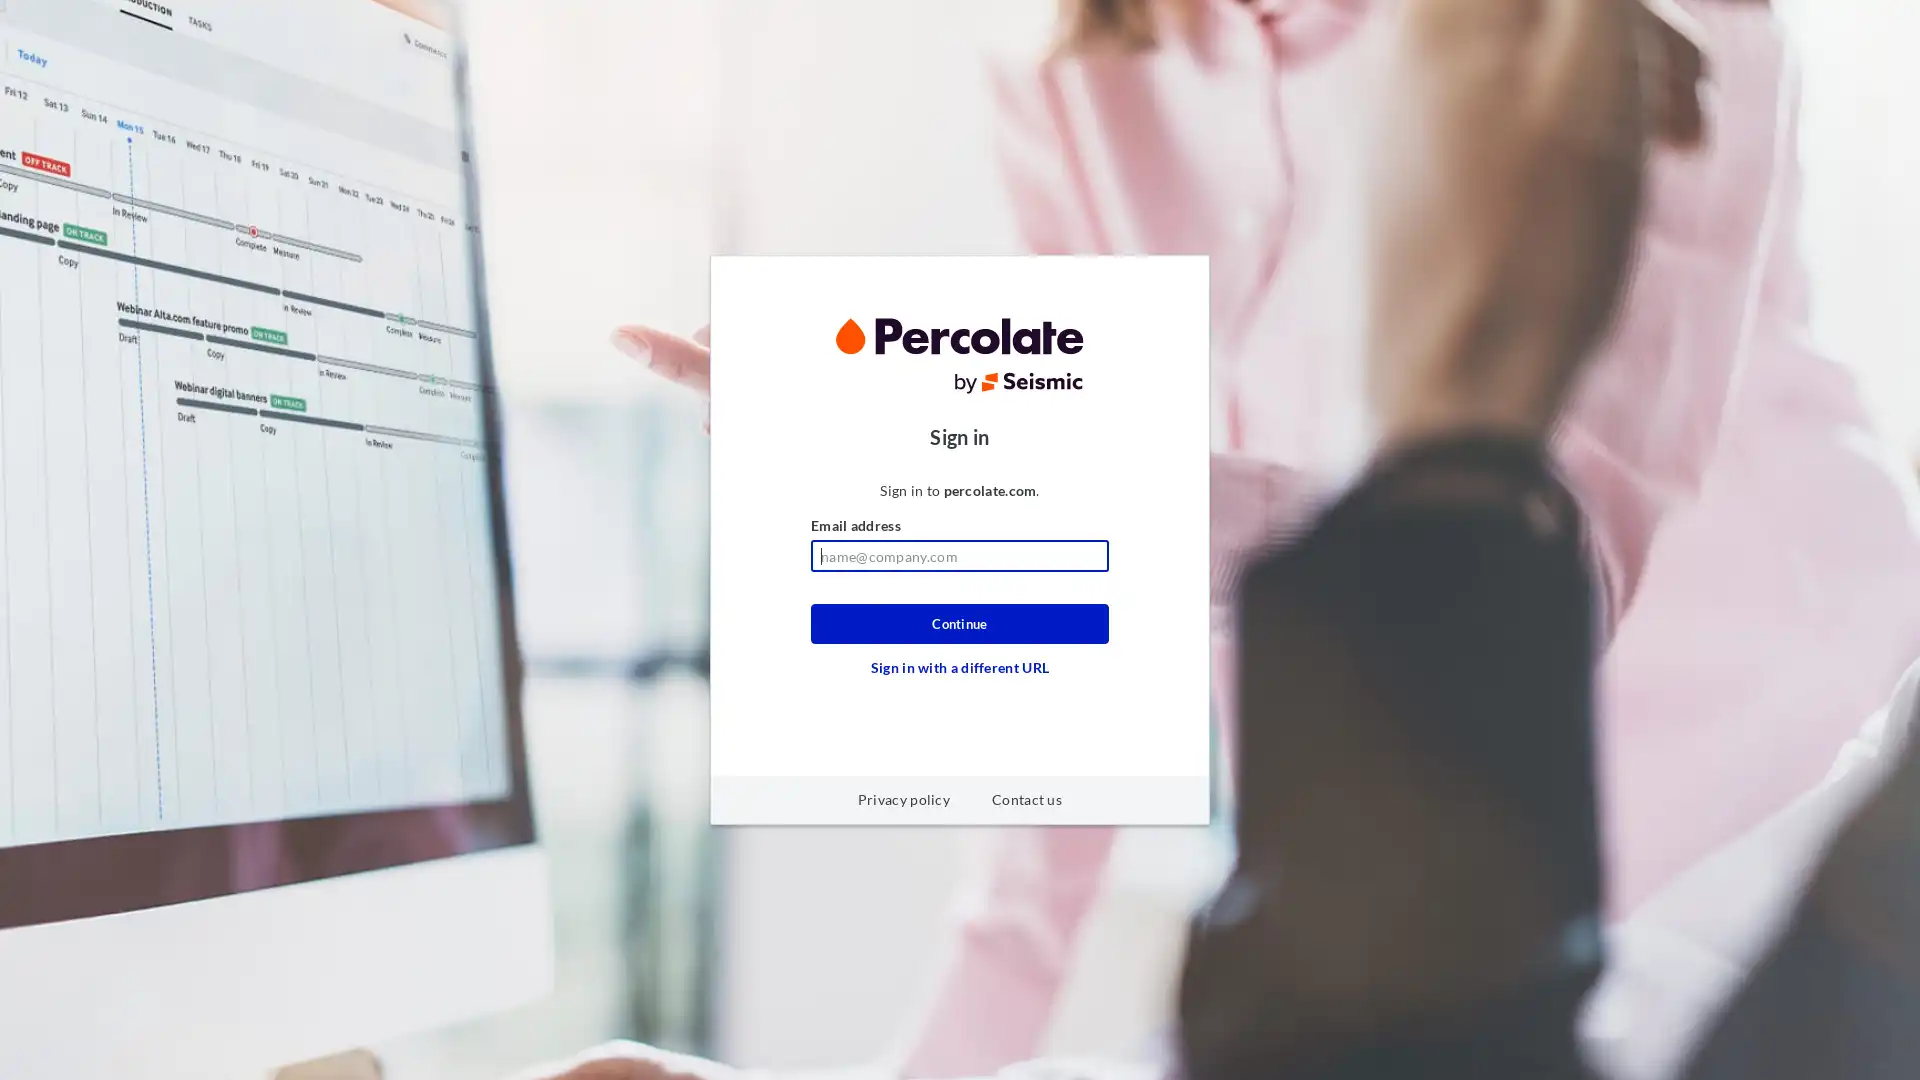 The image size is (1920, 1080). Describe the element at coordinates (960, 623) in the screenshot. I see `Continue` at that location.